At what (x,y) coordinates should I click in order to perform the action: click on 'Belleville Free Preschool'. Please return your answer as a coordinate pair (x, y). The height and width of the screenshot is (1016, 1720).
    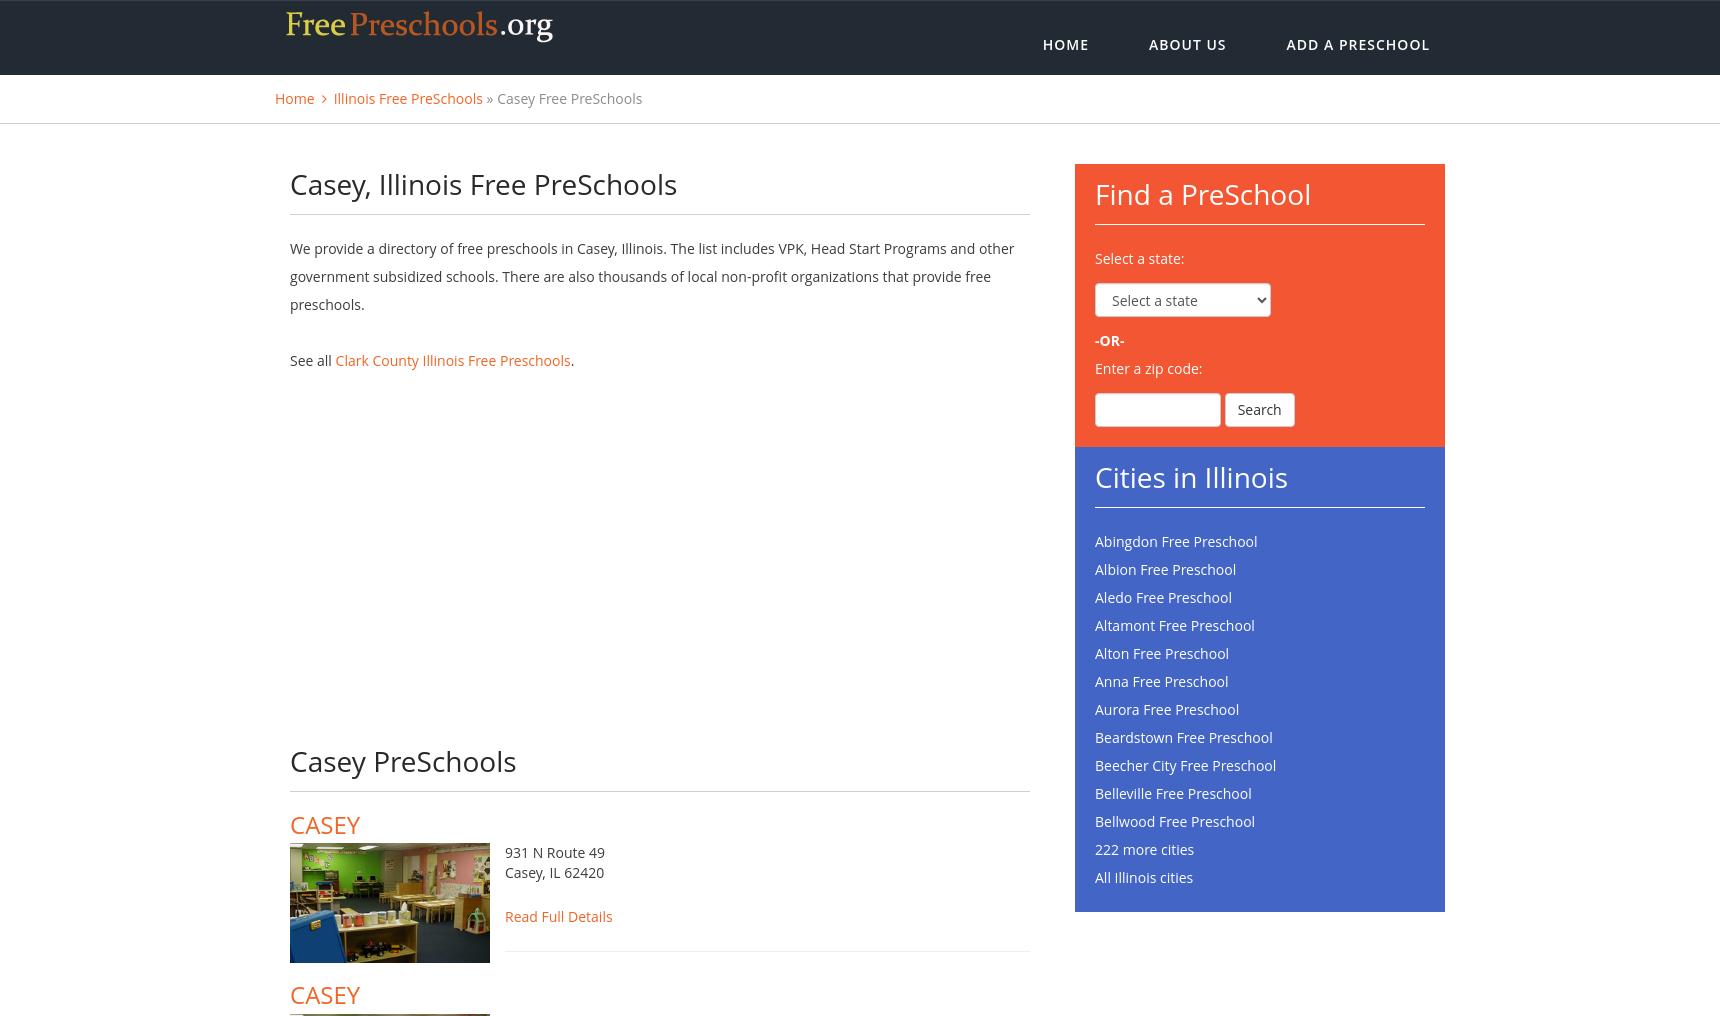
    Looking at the image, I should click on (1172, 814).